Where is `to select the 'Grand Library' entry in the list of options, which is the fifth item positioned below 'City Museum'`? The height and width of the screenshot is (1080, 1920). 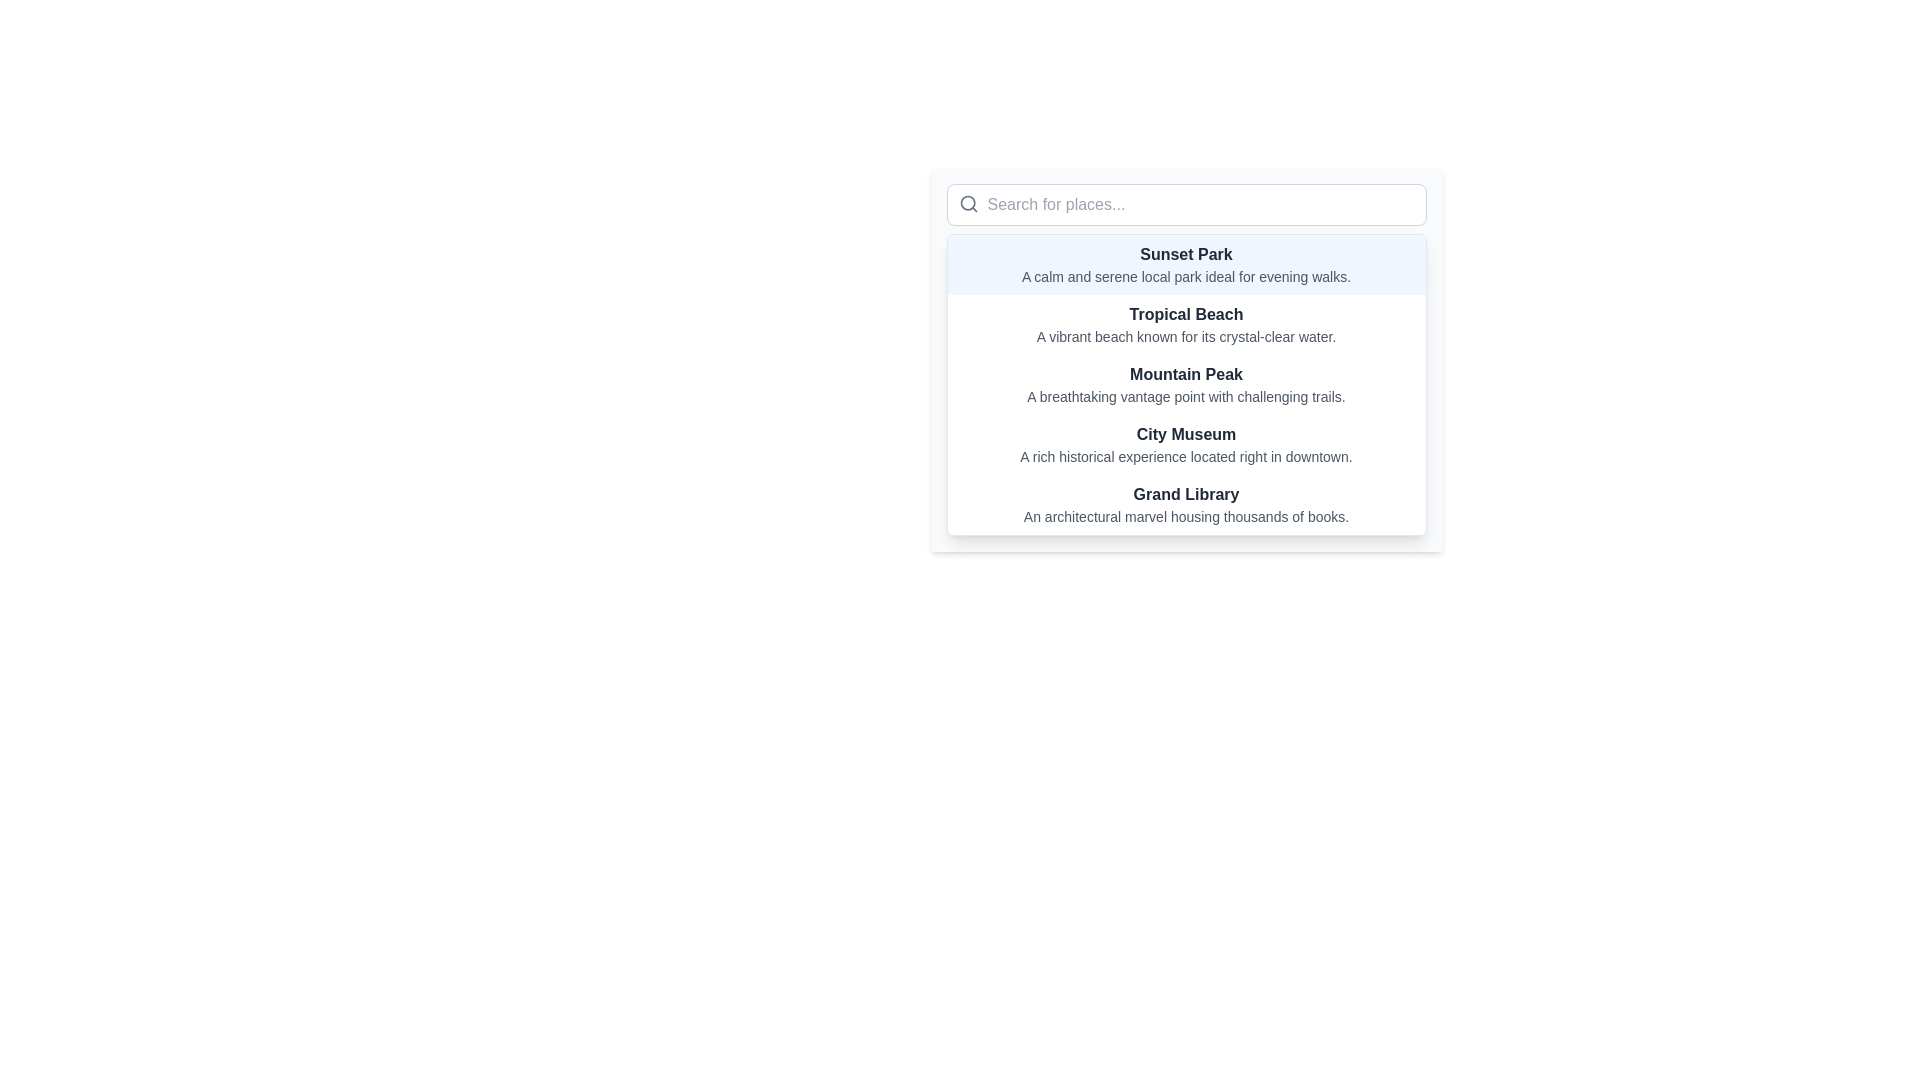 to select the 'Grand Library' entry in the list of options, which is the fifth item positioned below 'City Museum' is located at coordinates (1186, 504).